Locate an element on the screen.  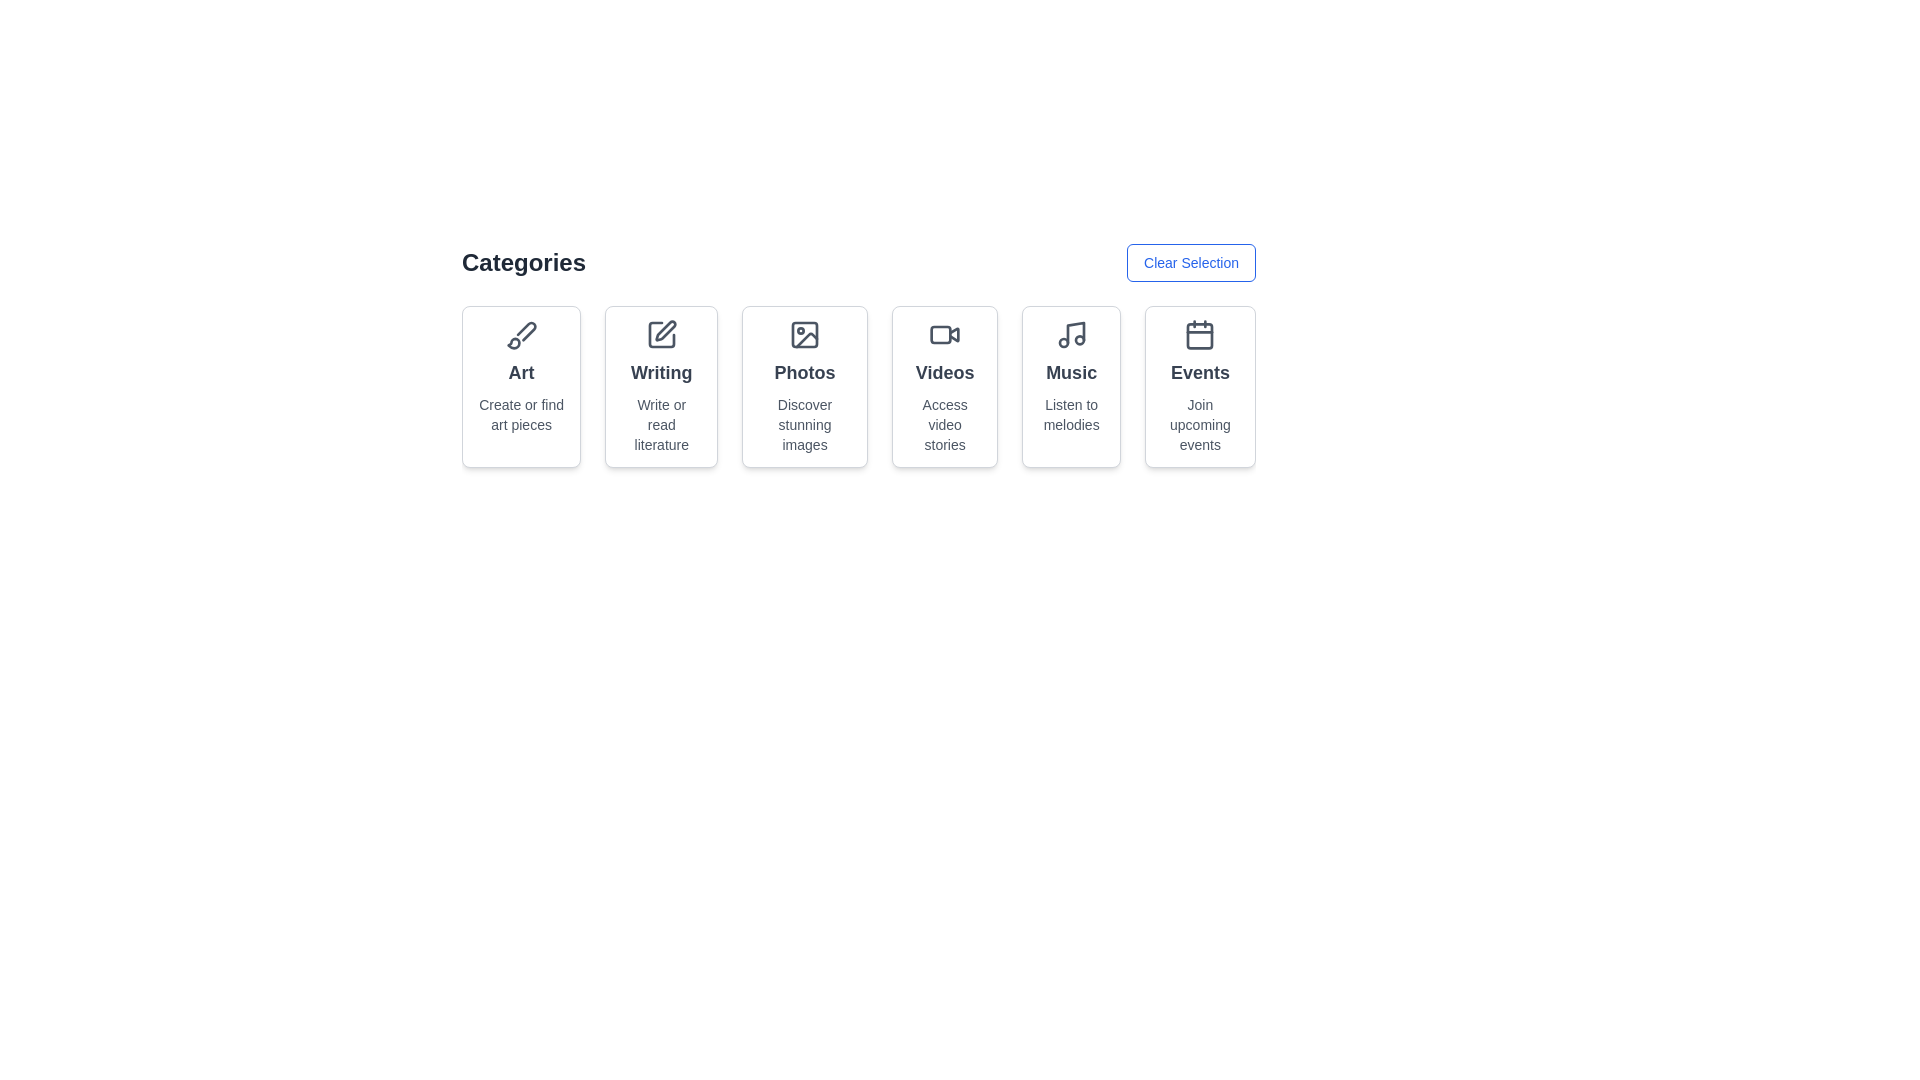
the 'Music' category icon located centrally in the upper half of the card structure is located at coordinates (1070, 334).